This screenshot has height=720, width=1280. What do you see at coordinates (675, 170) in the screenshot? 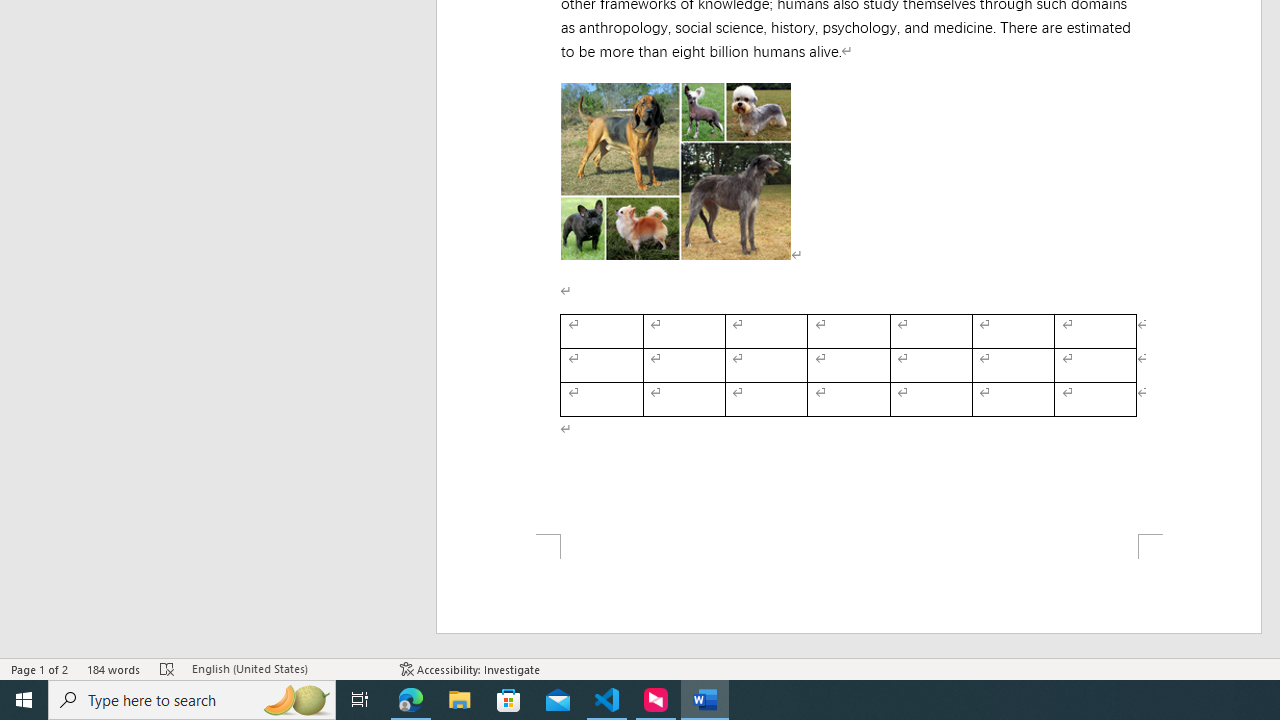
I see `'Morphological variation in six dogs'` at bounding box center [675, 170].